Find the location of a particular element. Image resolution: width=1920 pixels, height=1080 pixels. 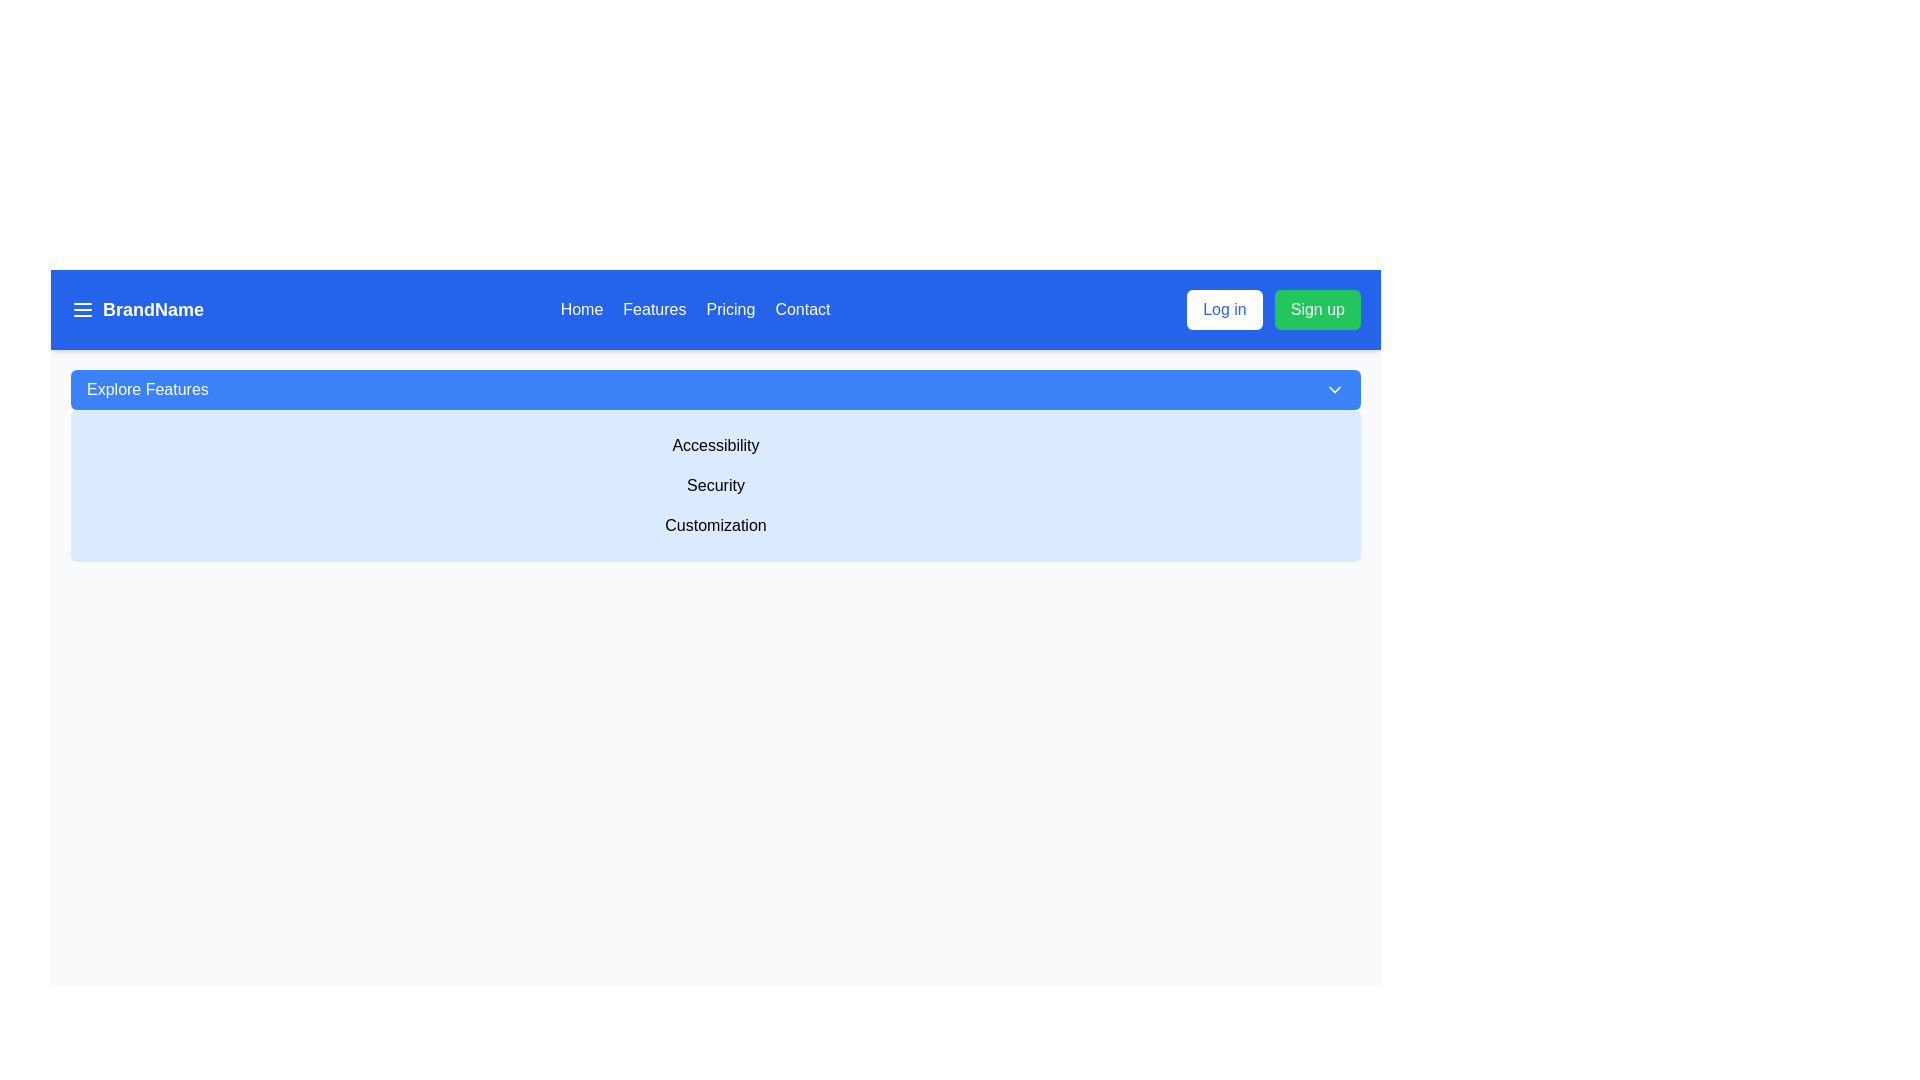

the toggle button that controls the visibility of options like 'Accessibility', 'Security', and 'Customization' is located at coordinates (715, 389).